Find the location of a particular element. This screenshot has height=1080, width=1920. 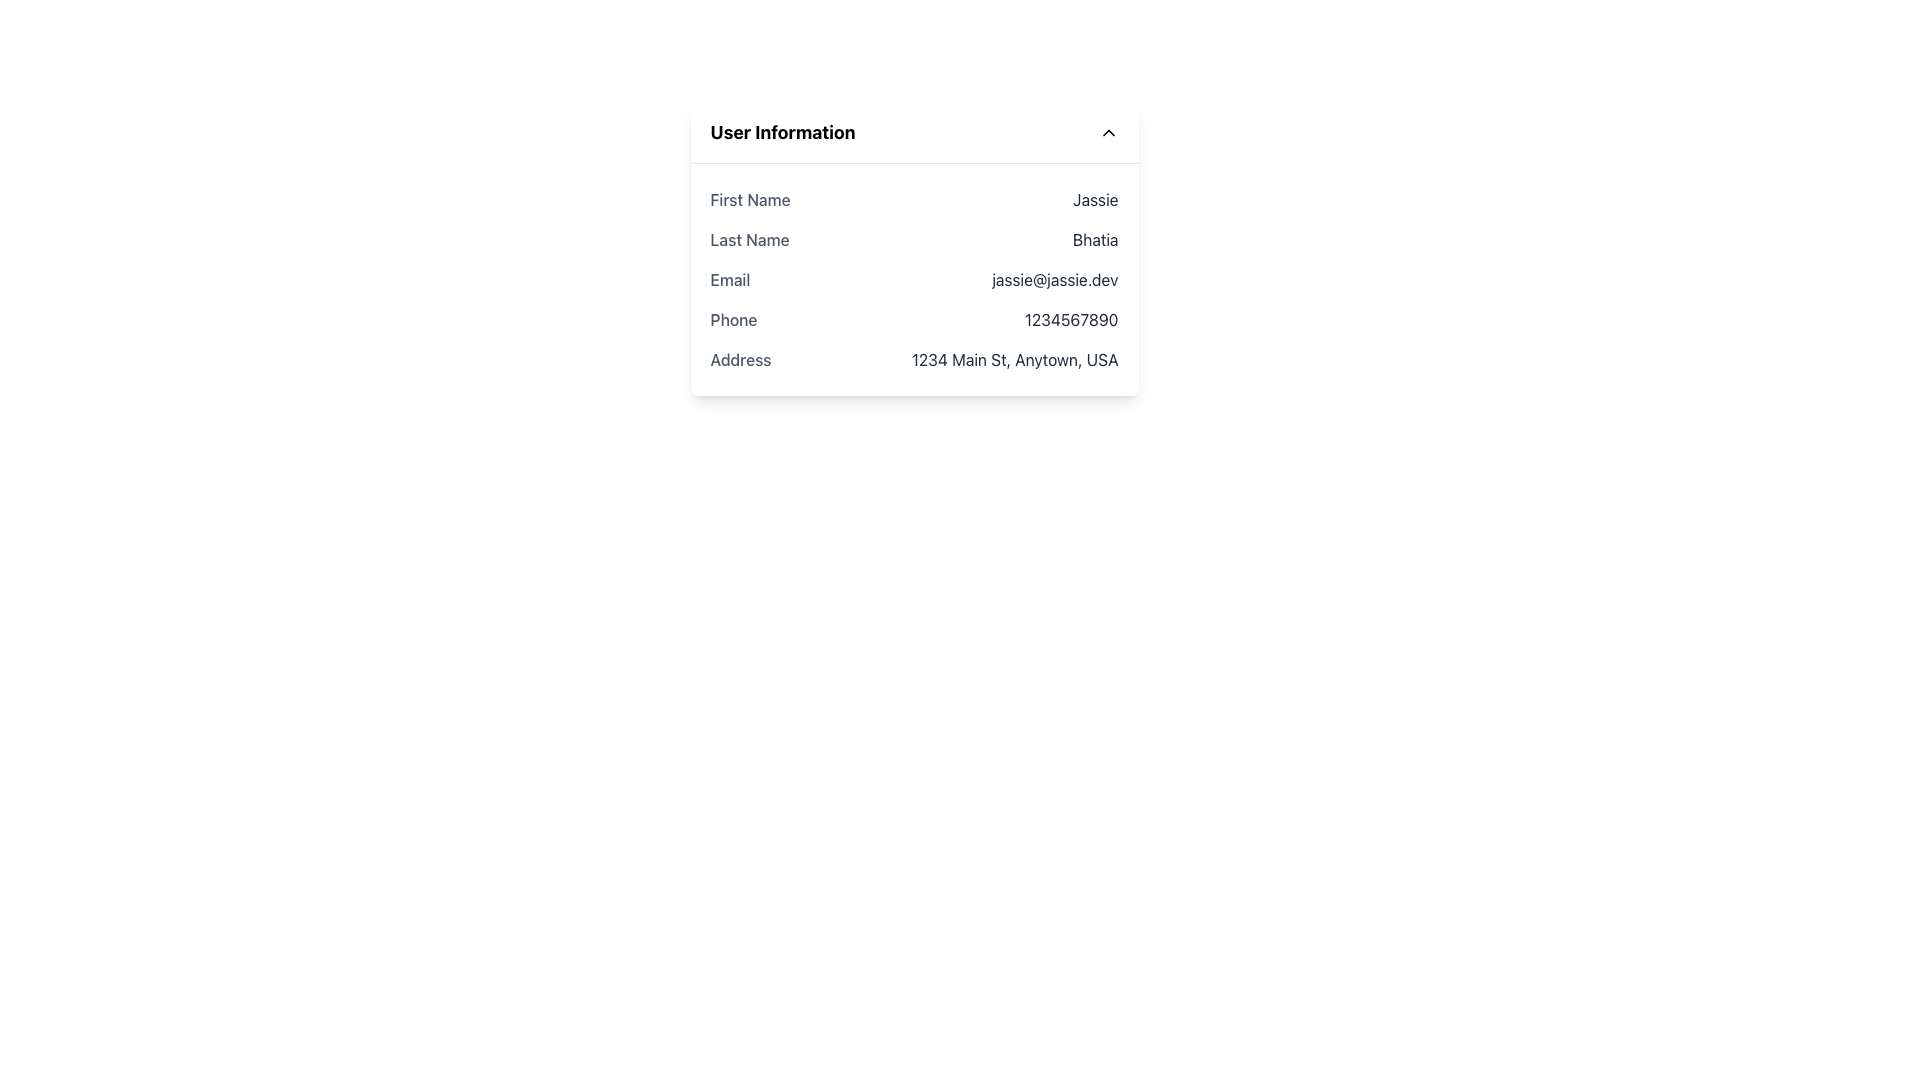

the 'Phone' text label in the 'User Information' section, which is styled with a medium font weight and gray coloring, located under the 'Email' row is located at coordinates (733, 319).